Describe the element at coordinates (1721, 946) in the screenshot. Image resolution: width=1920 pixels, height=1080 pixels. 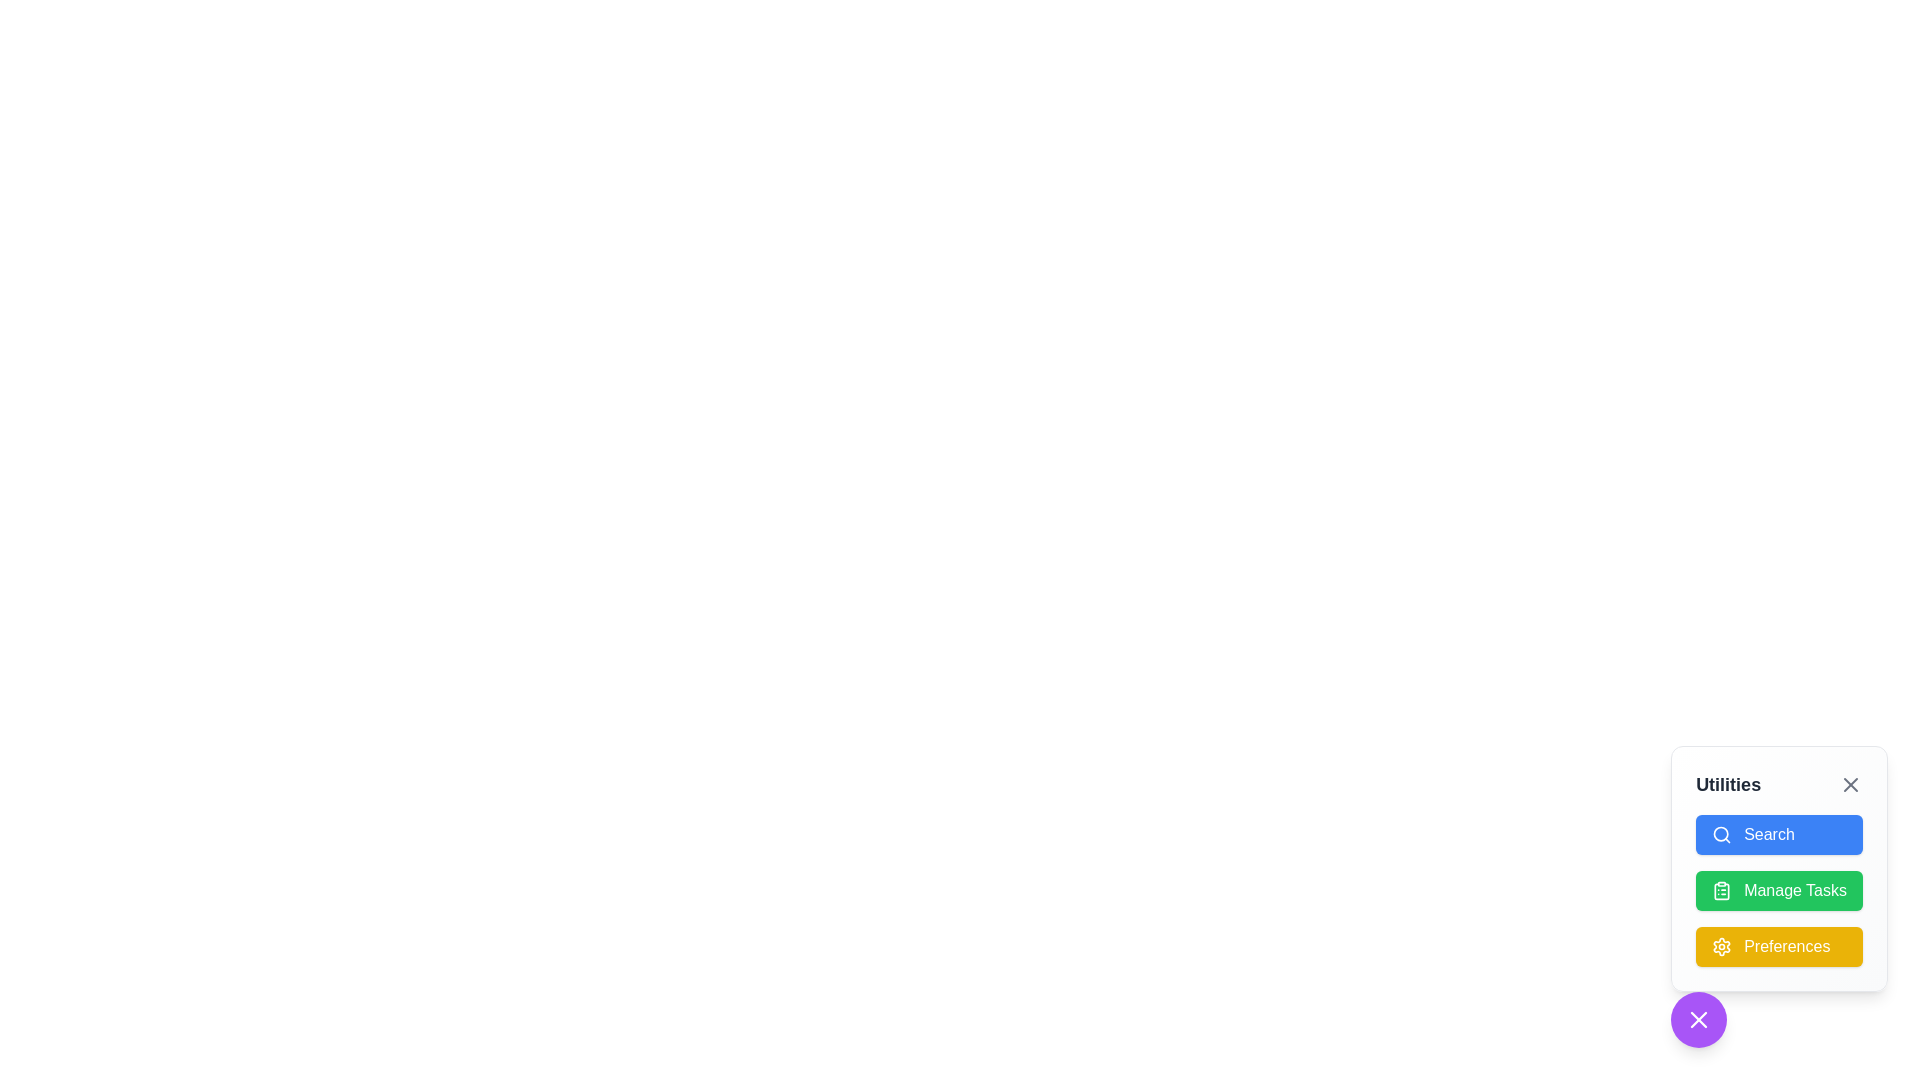
I see `the gear icon, which is styled with a golden color scheme and located inside the 'Preferences' button in the 'Utilities' popup` at that location.